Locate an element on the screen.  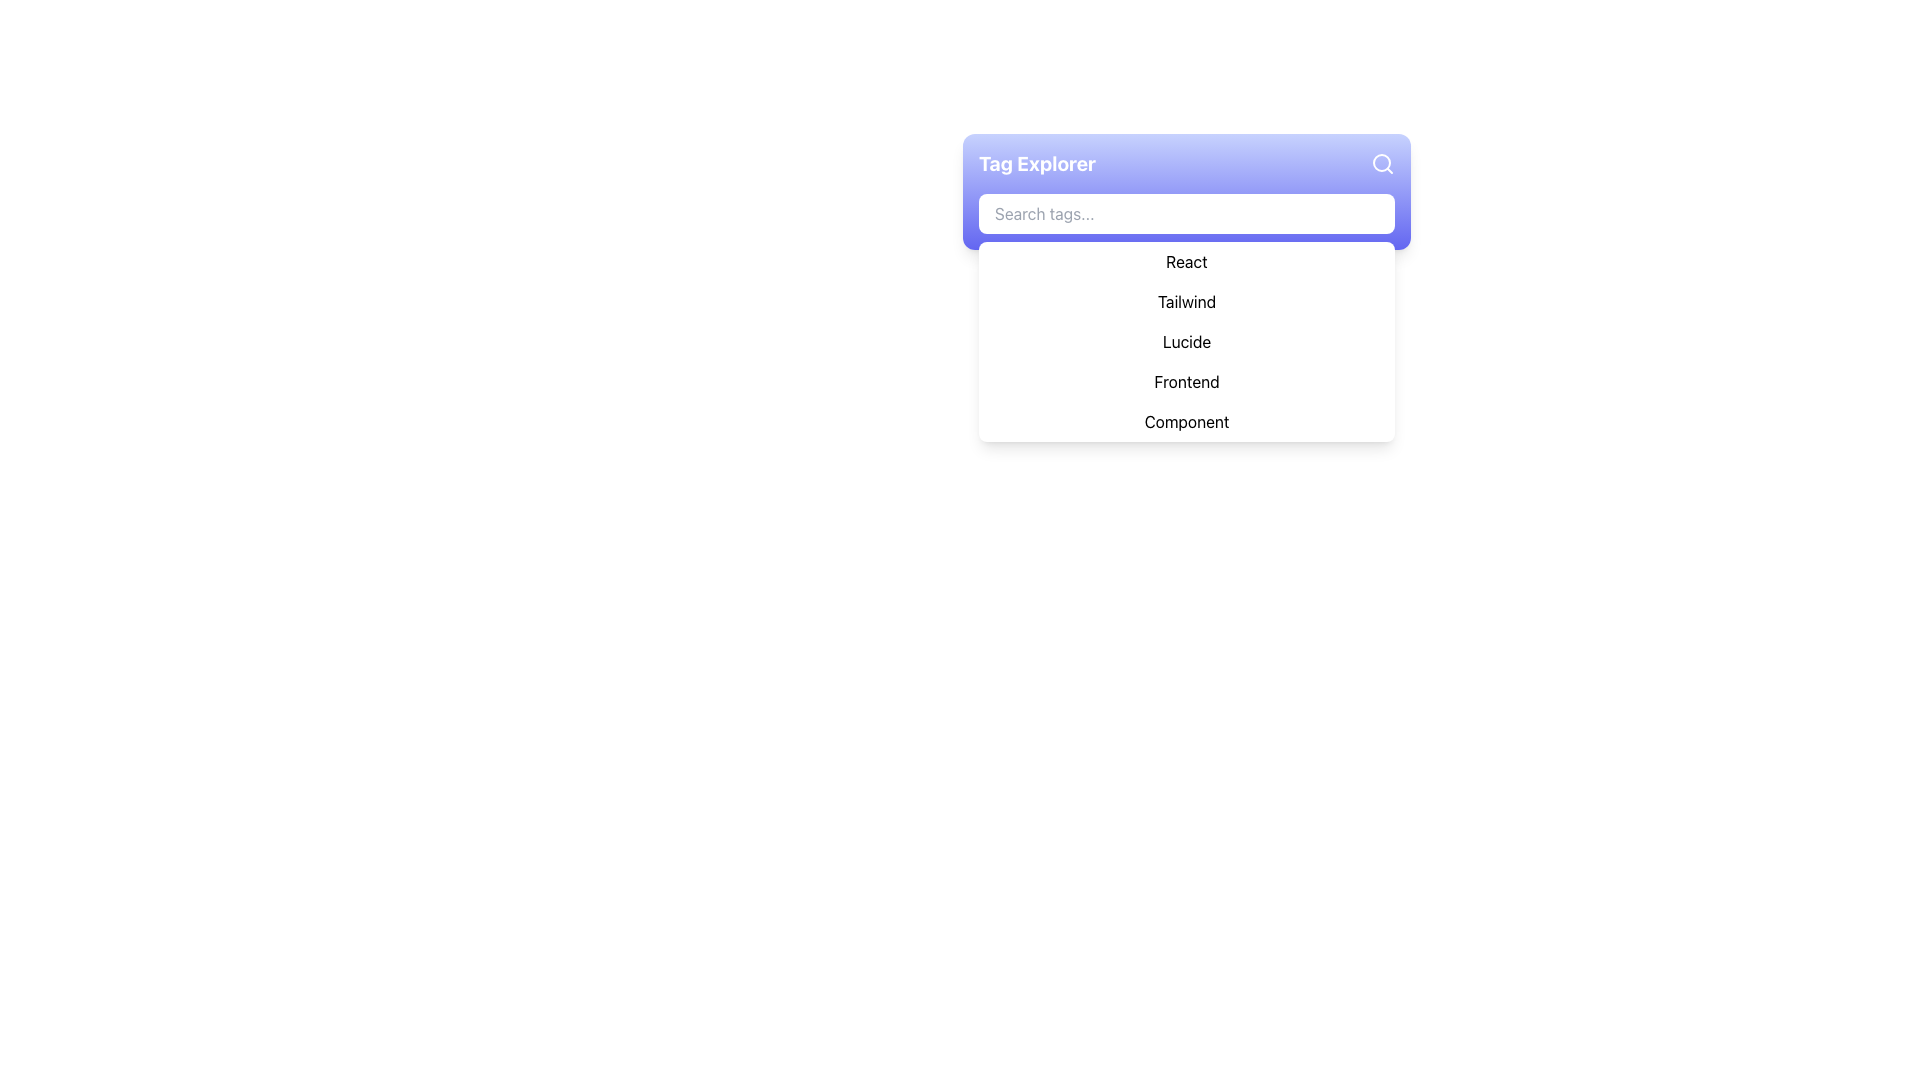
the inner circle of the magnifying glass icon located at the top-right corner of the interface, which is purely decorative and does not have any interactive functionality is located at coordinates (1381, 161).